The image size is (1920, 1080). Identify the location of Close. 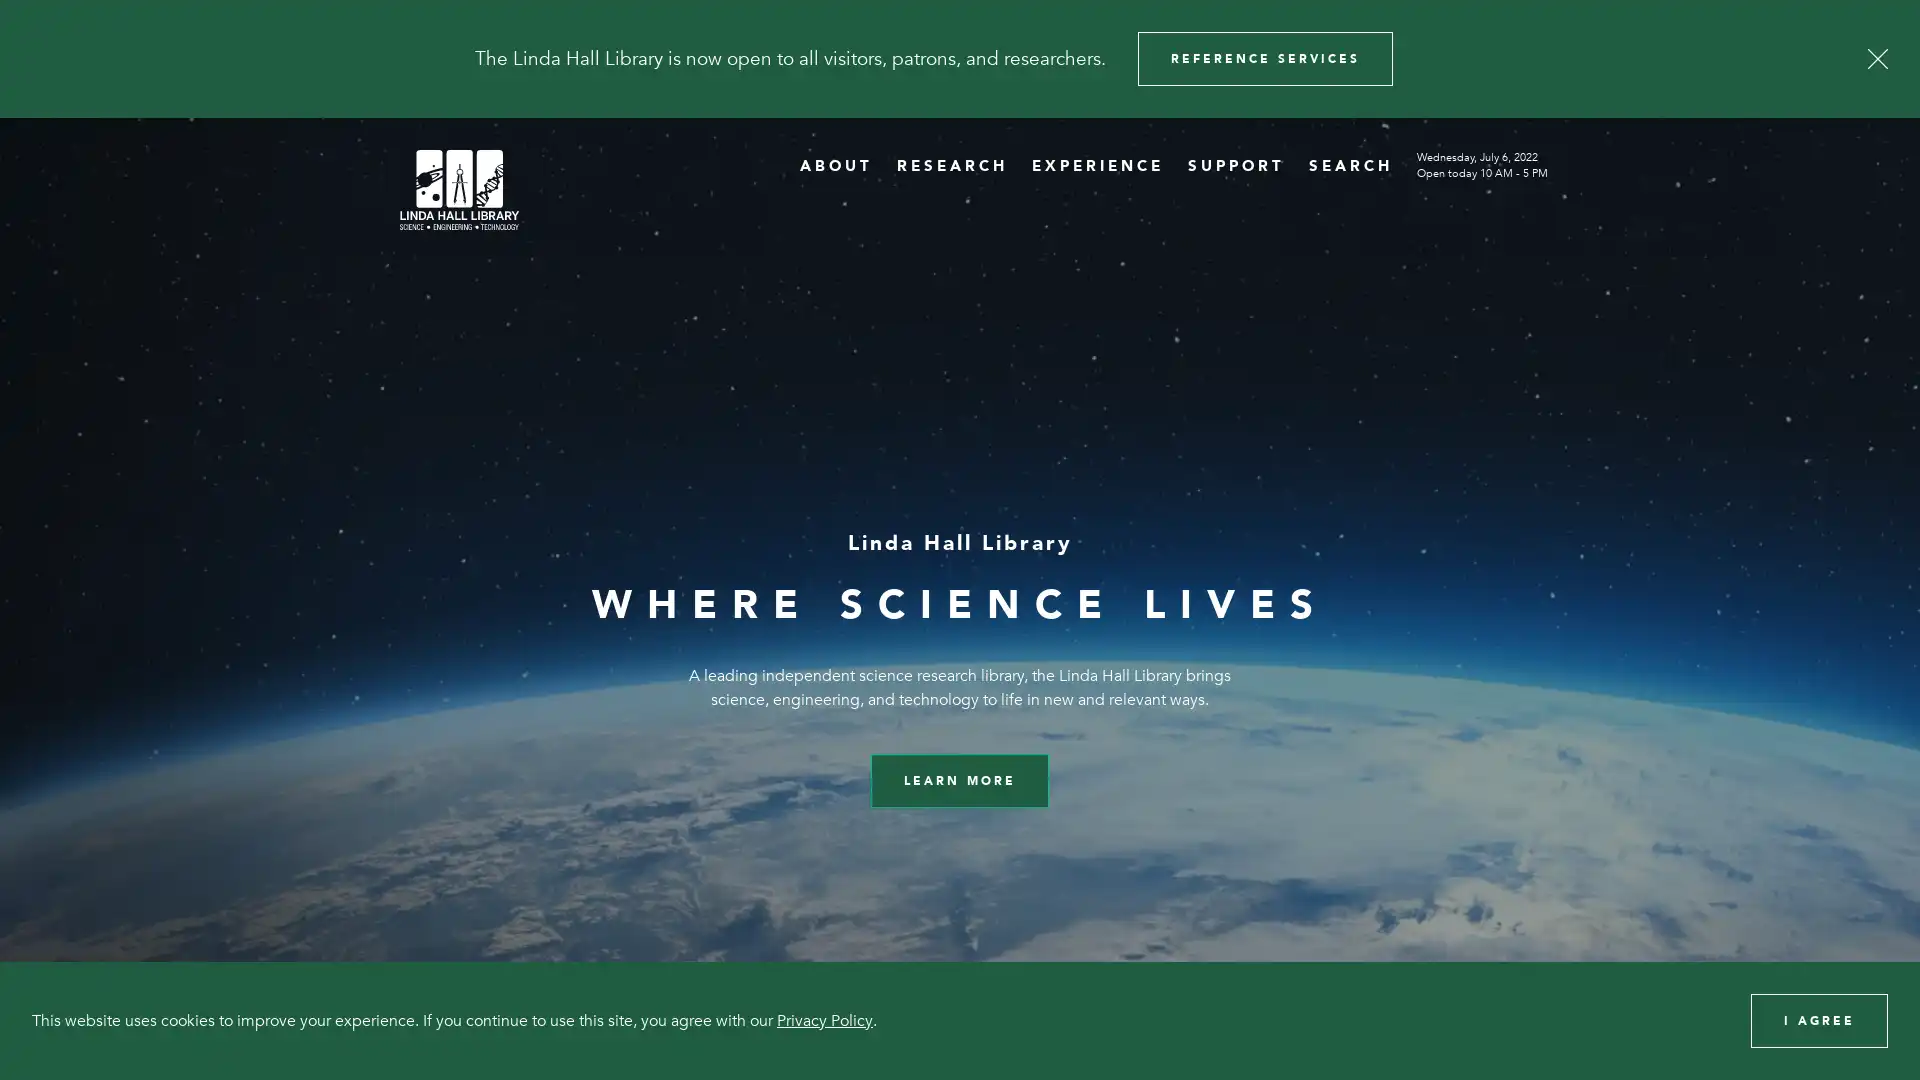
(1876, 57).